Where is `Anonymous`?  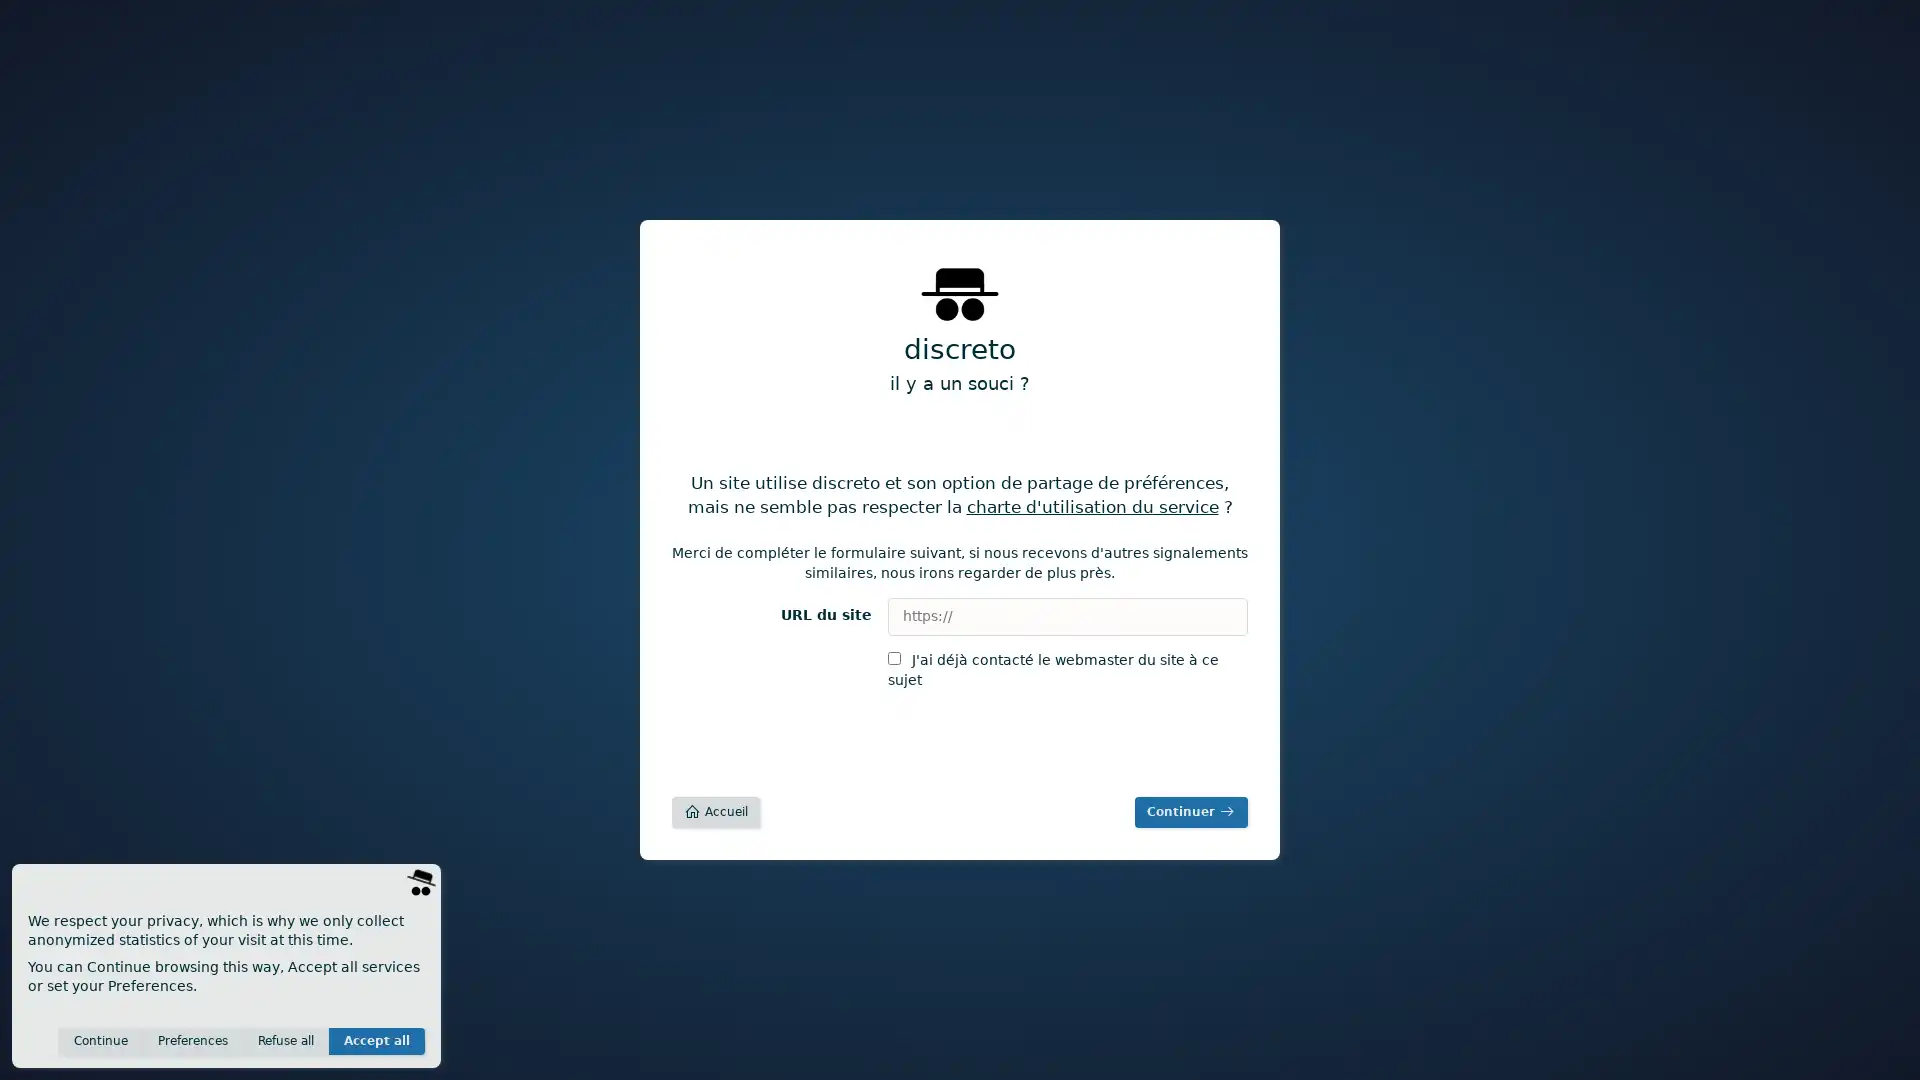
Anonymous is located at coordinates (232, 1048).